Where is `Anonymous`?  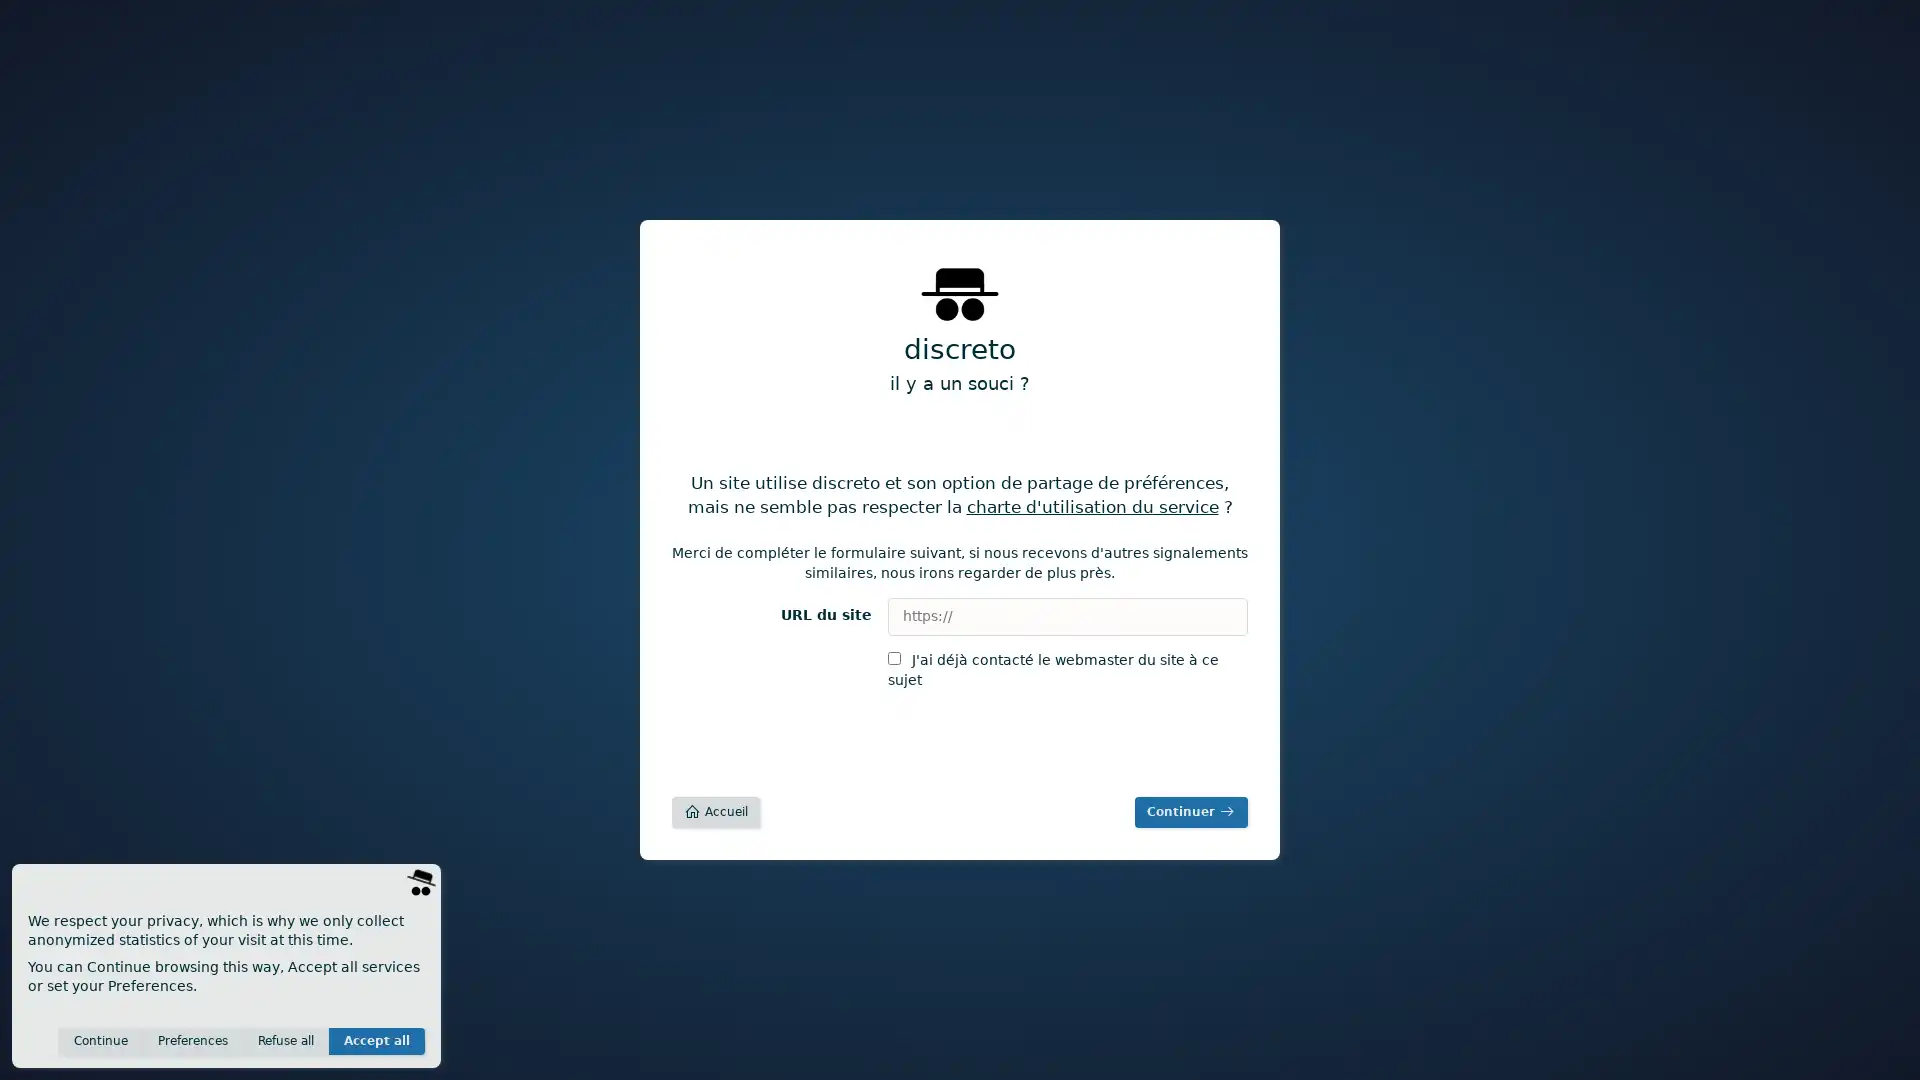
Anonymous is located at coordinates (232, 1048).